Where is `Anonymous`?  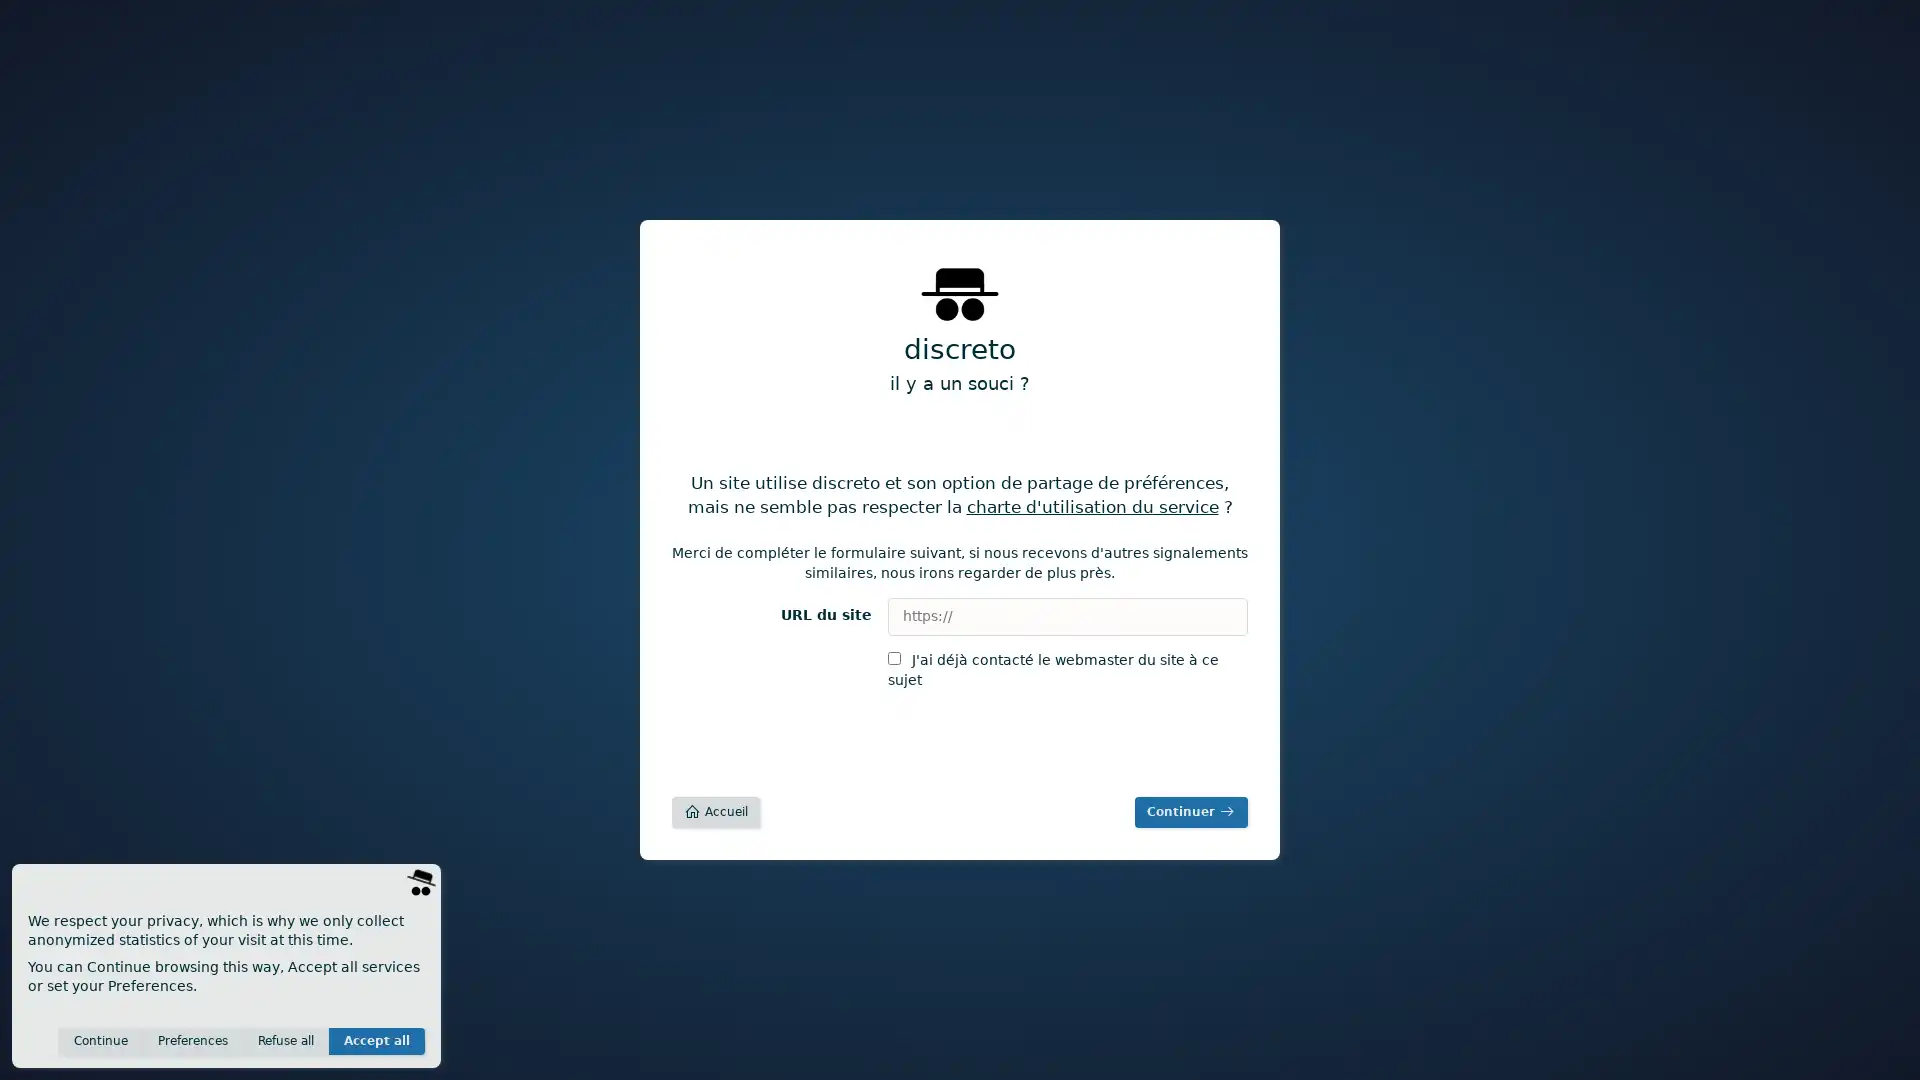
Anonymous is located at coordinates (232, 1048).